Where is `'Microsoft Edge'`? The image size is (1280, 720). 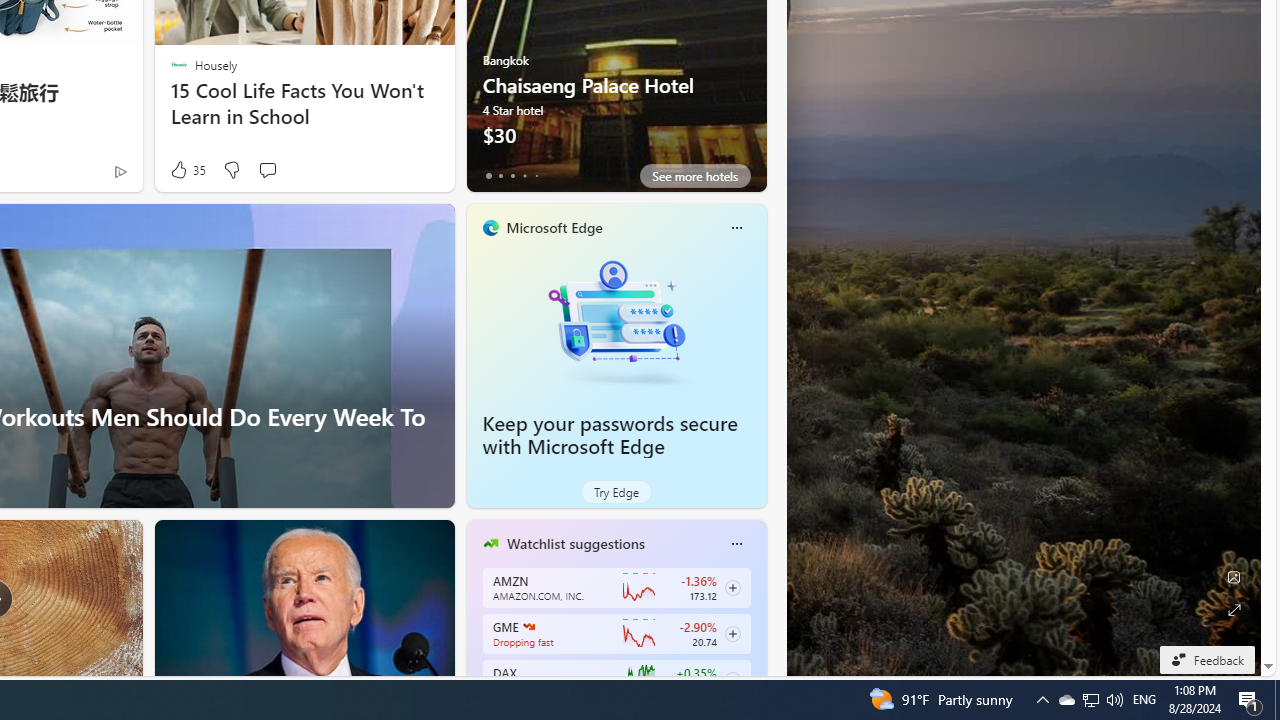
'Microsoft Edge' is located at coordinates (554, 226).